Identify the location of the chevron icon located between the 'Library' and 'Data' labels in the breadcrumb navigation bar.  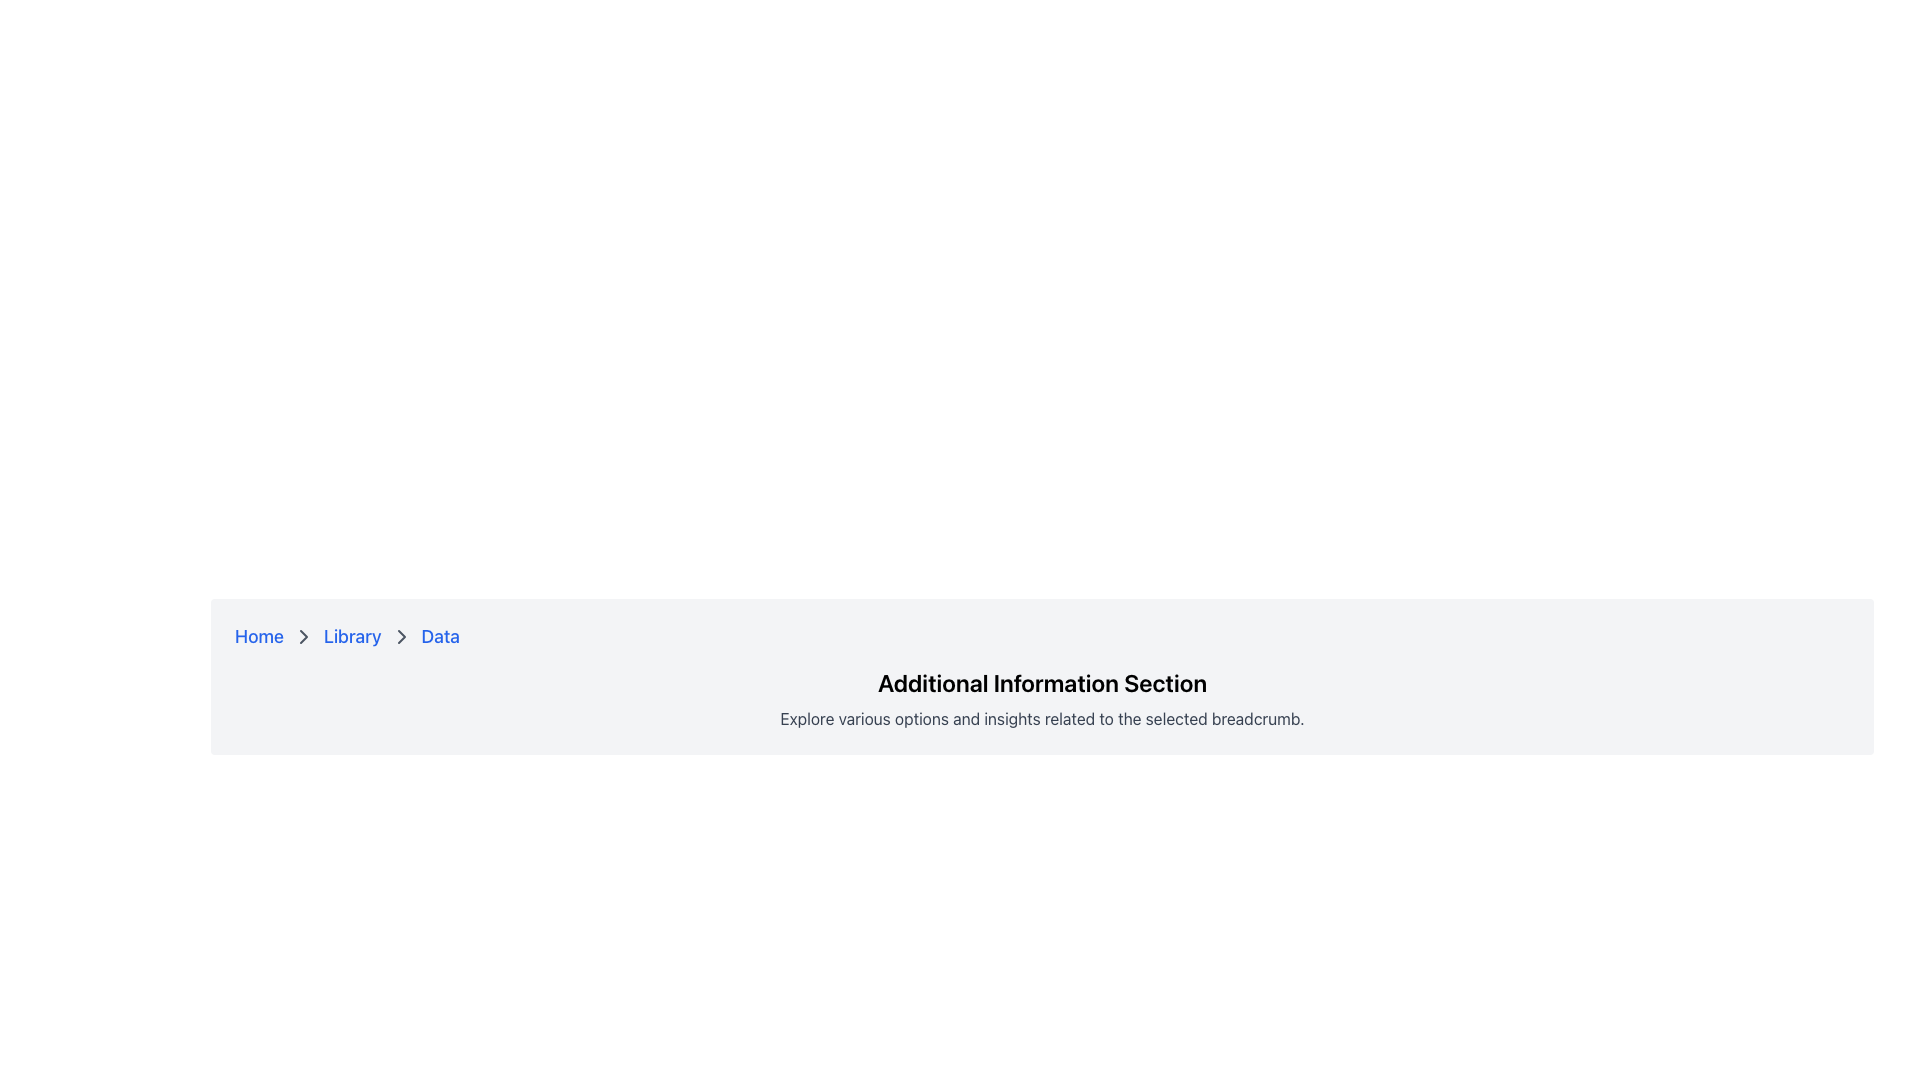
(302, 636).